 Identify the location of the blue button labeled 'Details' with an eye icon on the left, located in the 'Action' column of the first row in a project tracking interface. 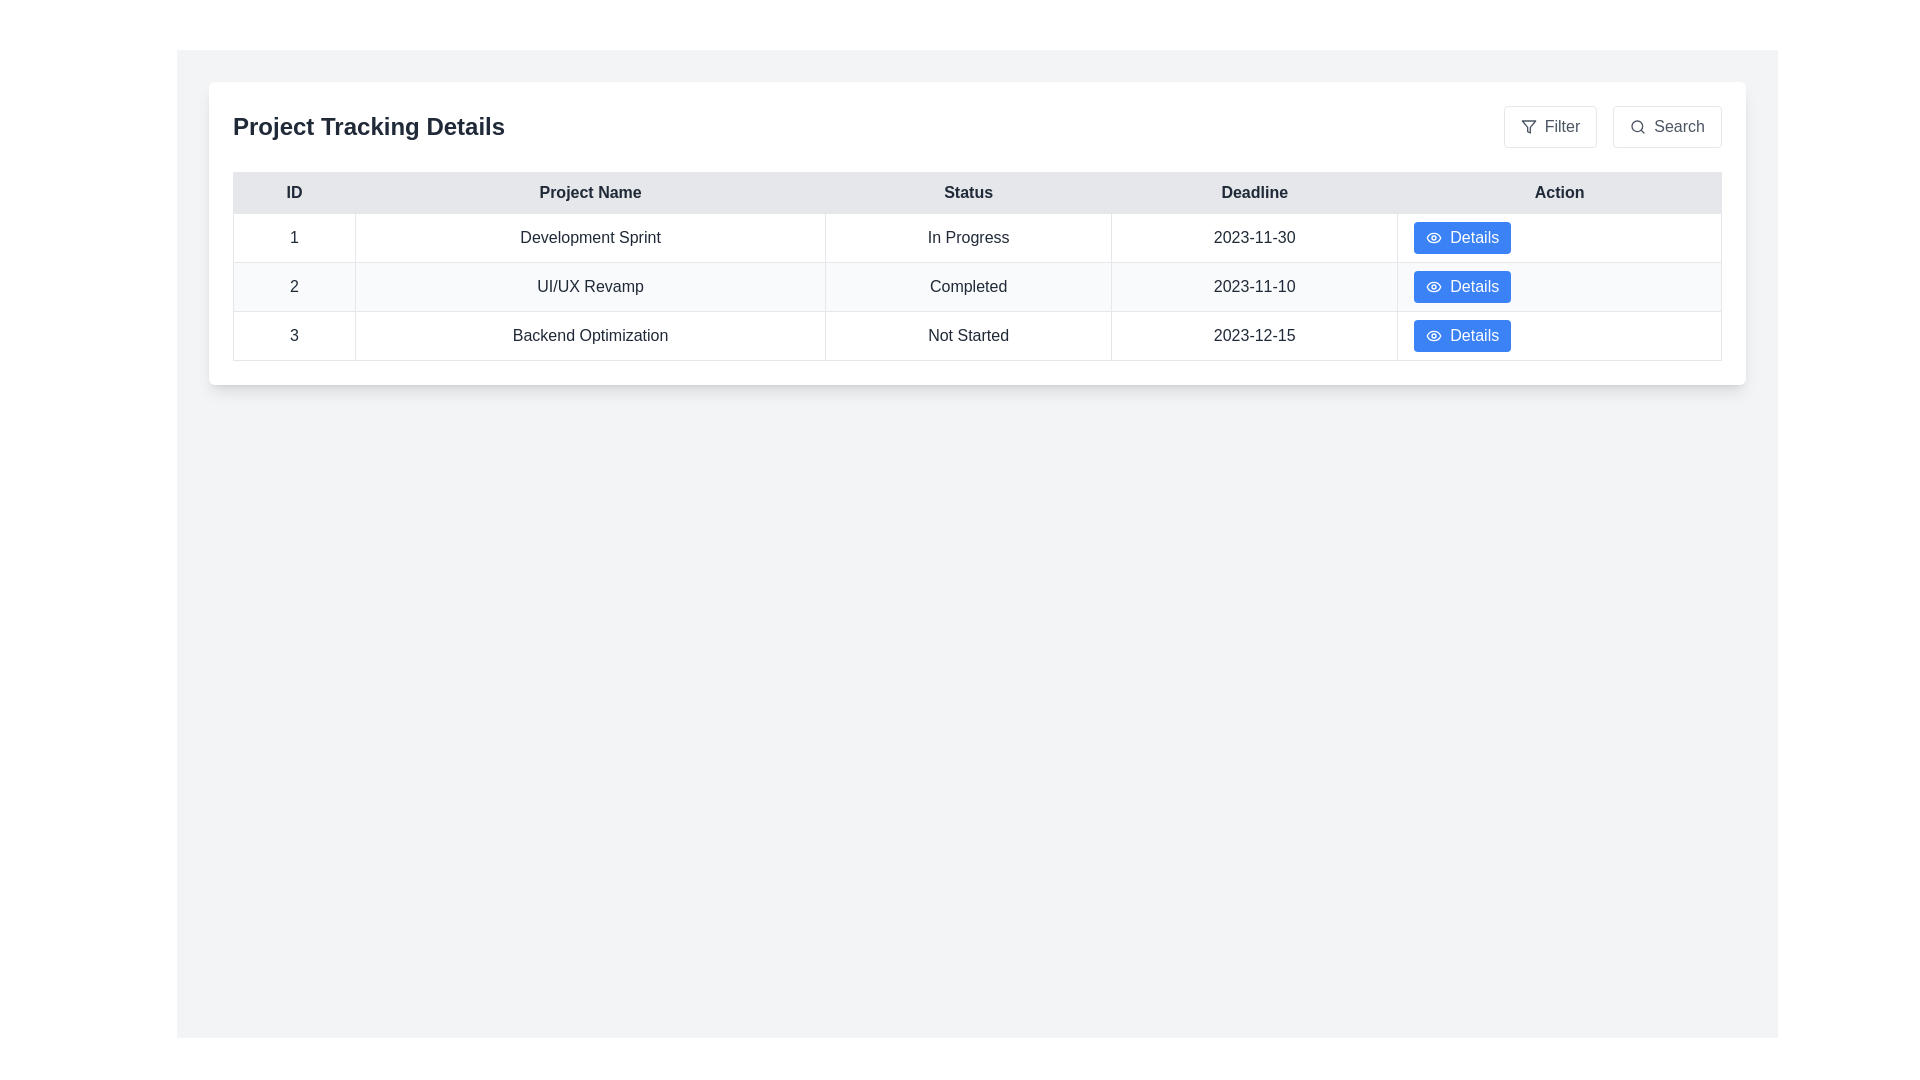
(1462, 237).